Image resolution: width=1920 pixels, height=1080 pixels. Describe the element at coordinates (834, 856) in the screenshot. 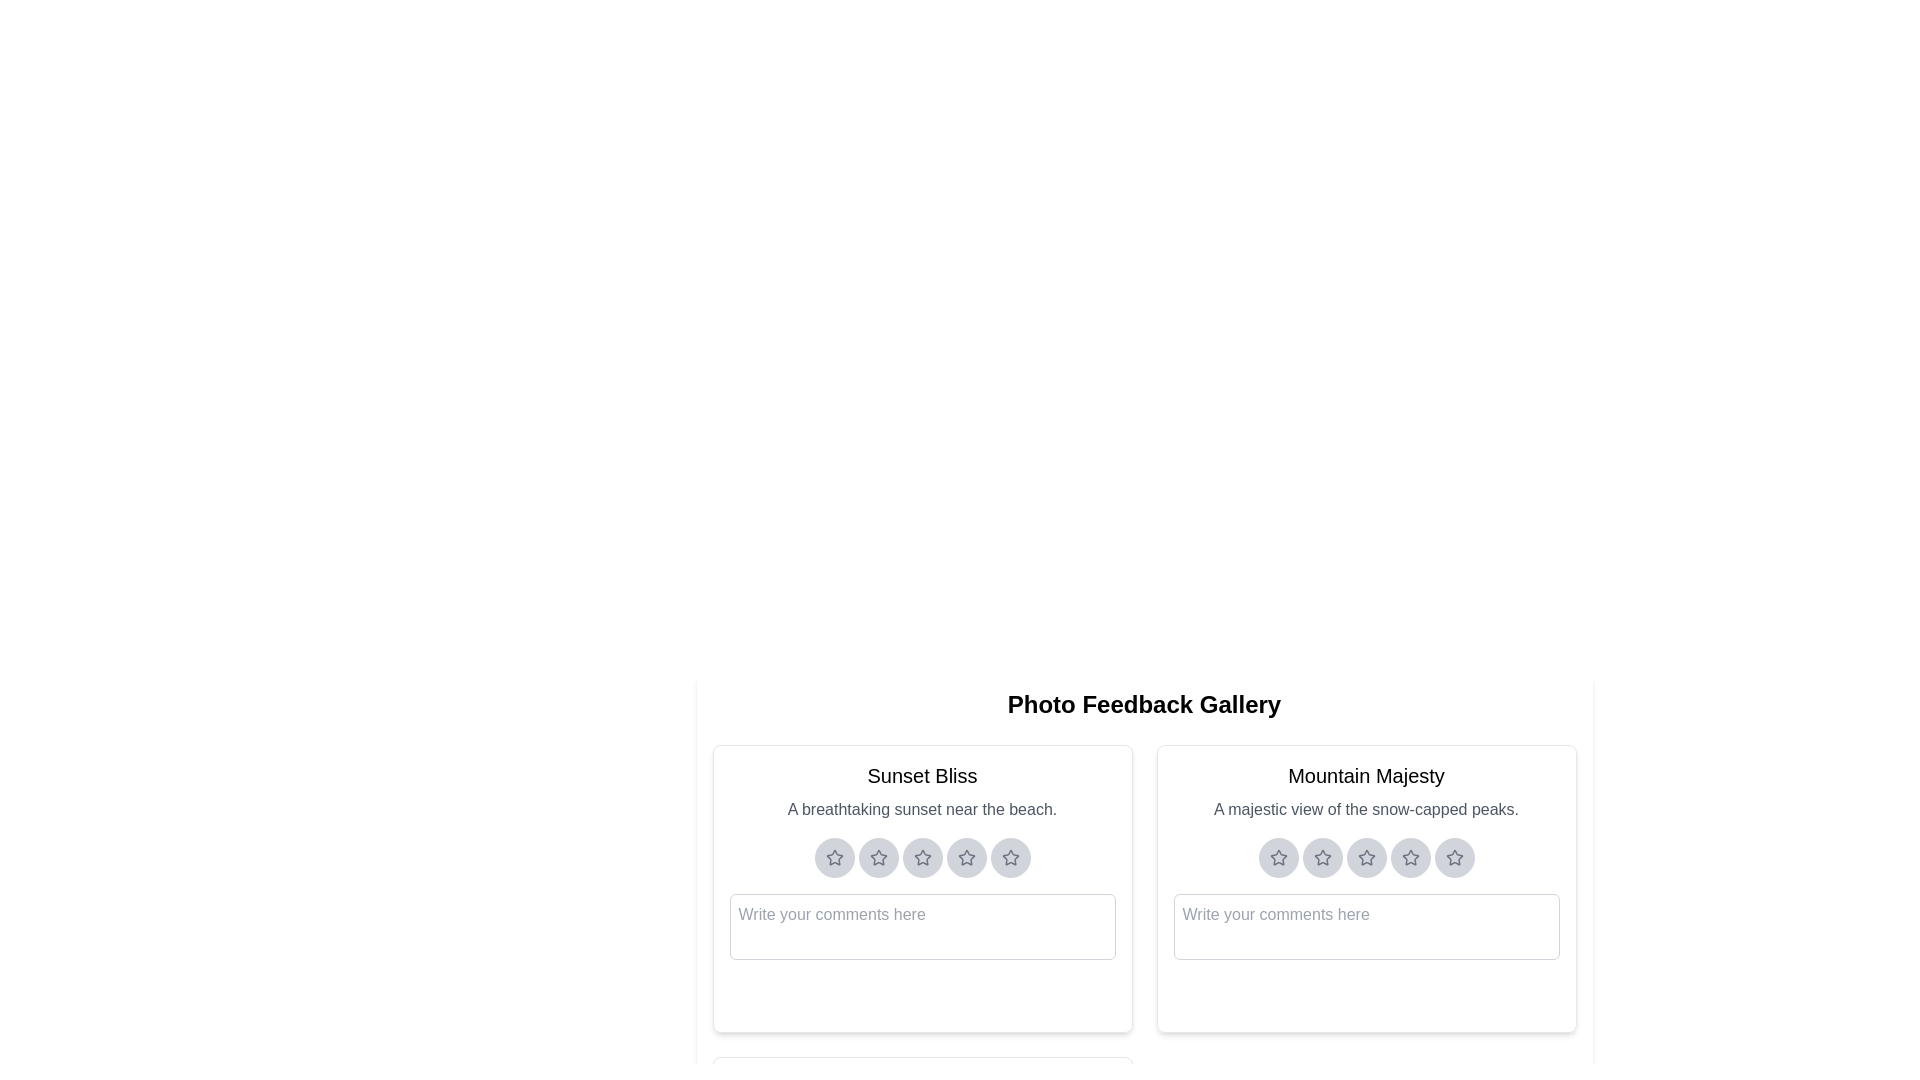

I see `the first star icon` at that location.